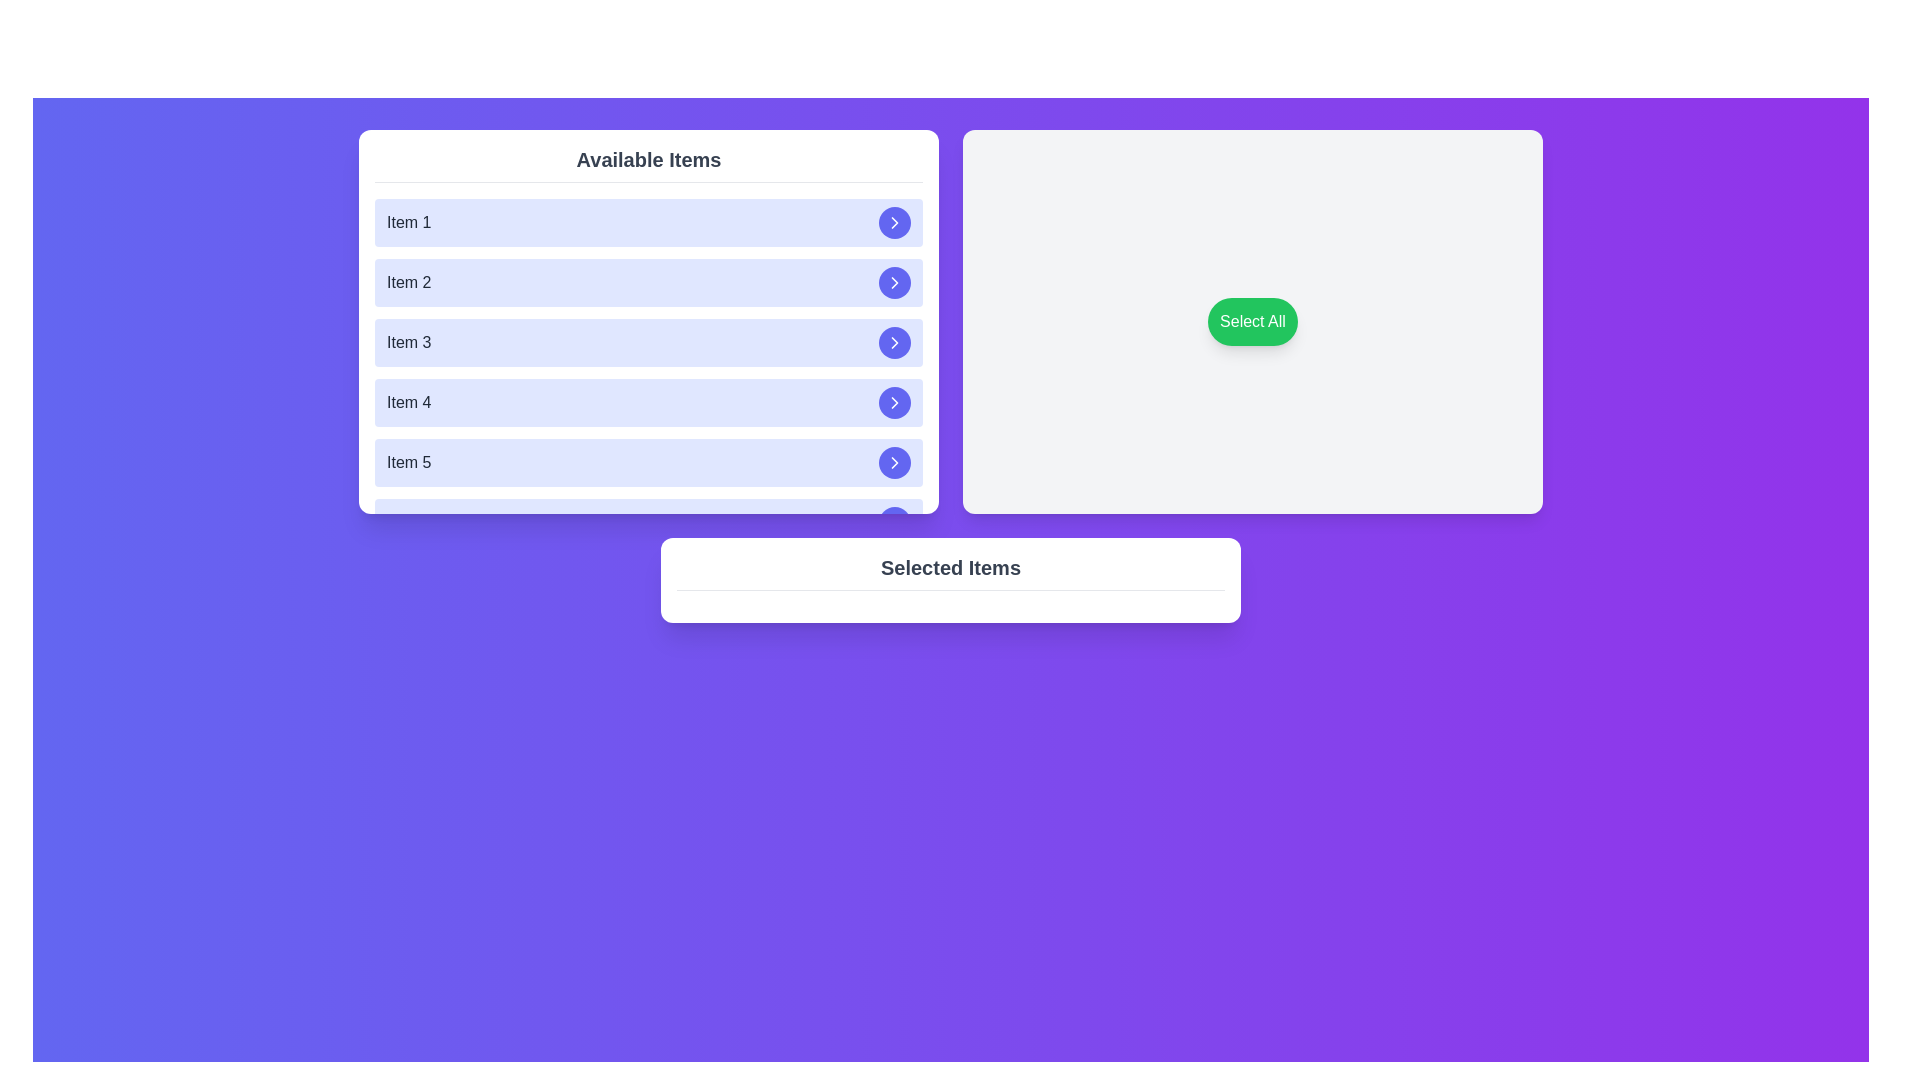 Image resolution: width=1920 pixels, height=1080 pixels. What do you see at coordinates (893, 342) in the screenshot?
I see `the chevron icon located within the circular button to the right of 'Item 3' in the 'Available Items' list to initiate an action` at bounding box center [893, 342].